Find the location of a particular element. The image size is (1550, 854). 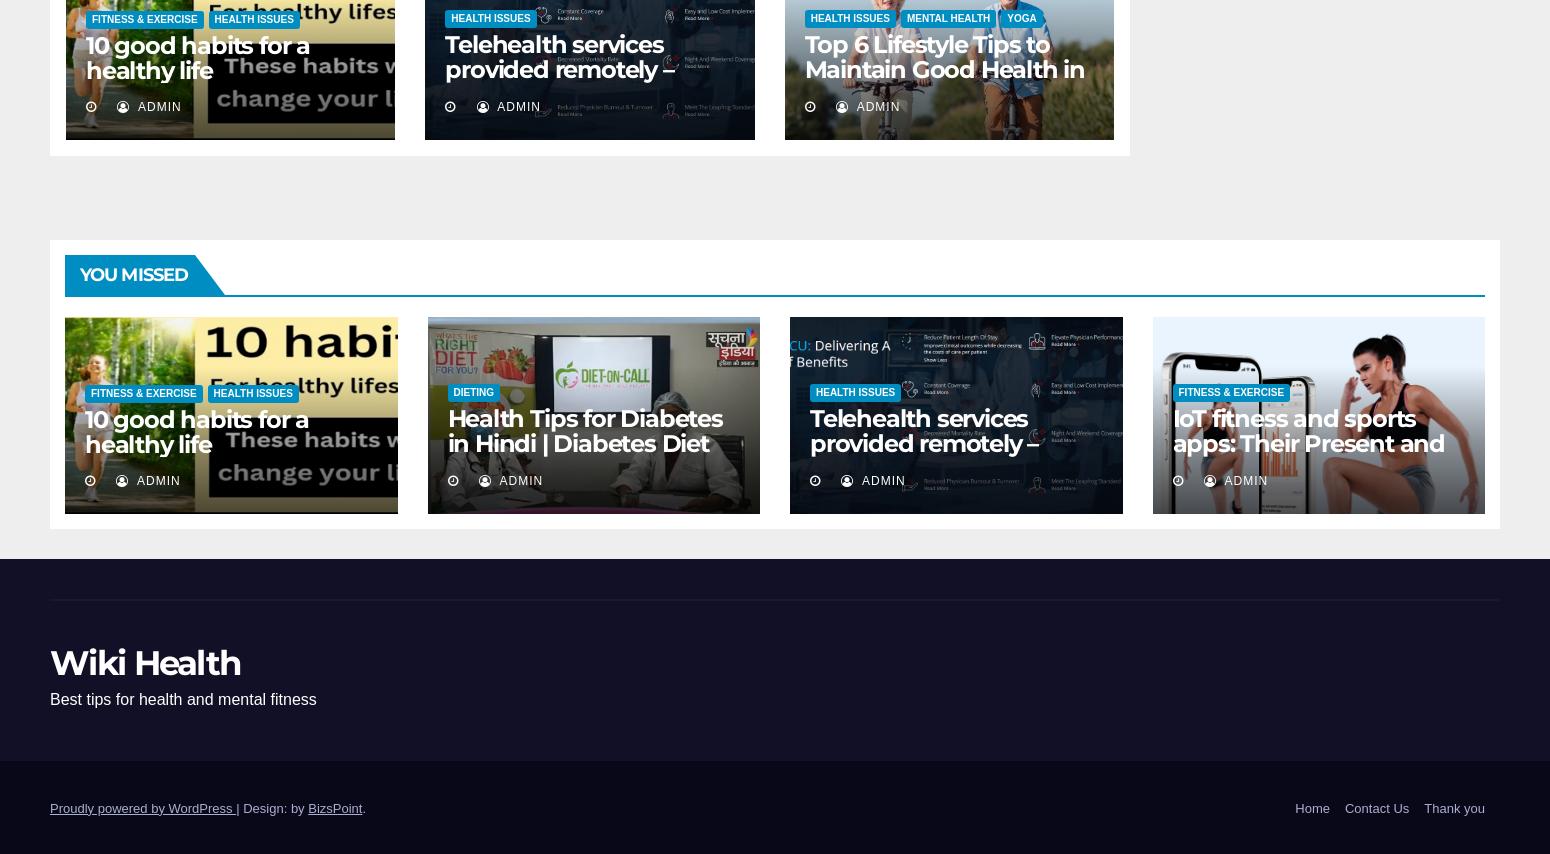

'Design:  by' is located at coordinates (275, 806).